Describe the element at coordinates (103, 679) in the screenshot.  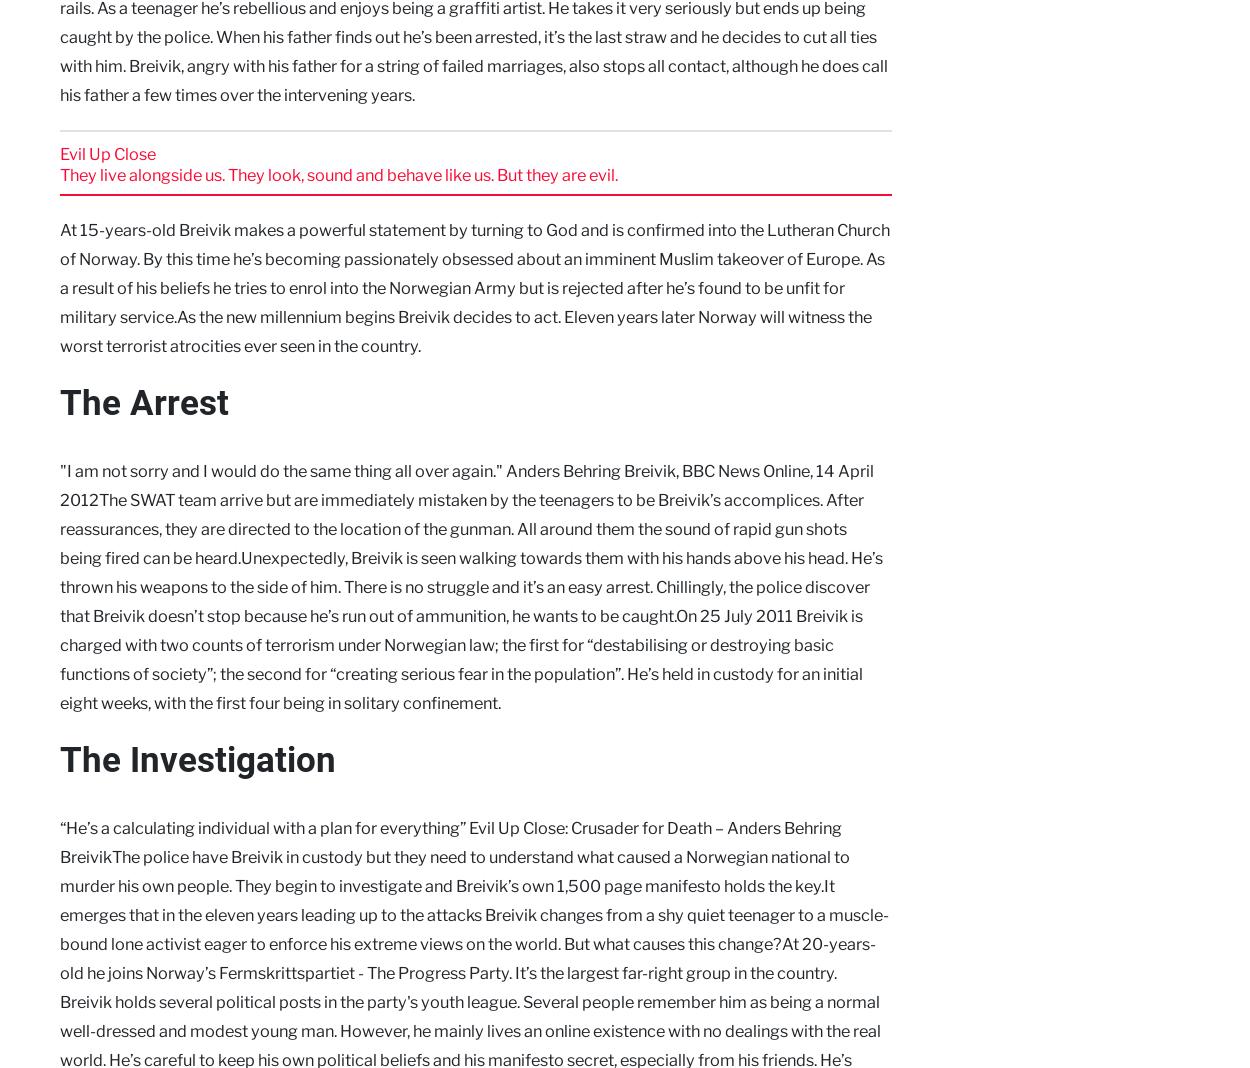
I see `'Cookies Choices'` at that location.